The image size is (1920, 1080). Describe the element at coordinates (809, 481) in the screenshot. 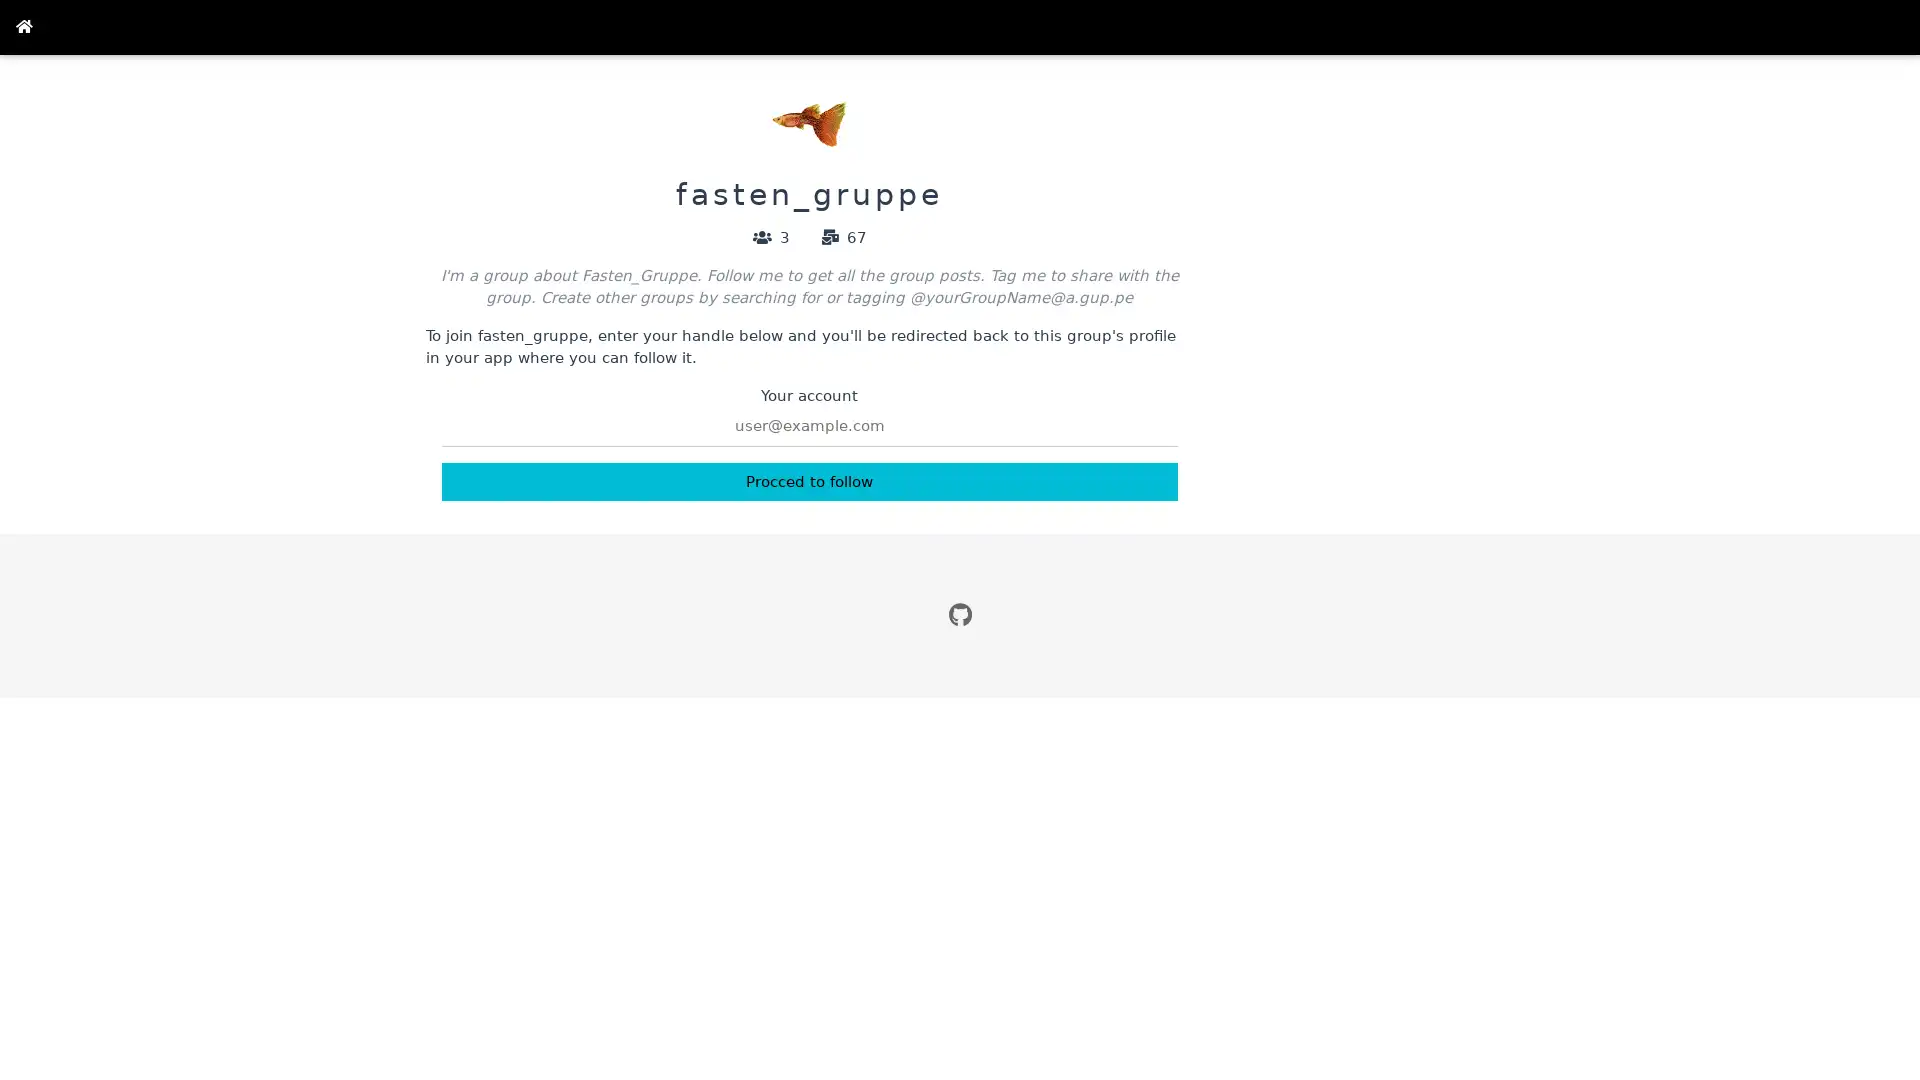

I see `Procced to follow` at that location.